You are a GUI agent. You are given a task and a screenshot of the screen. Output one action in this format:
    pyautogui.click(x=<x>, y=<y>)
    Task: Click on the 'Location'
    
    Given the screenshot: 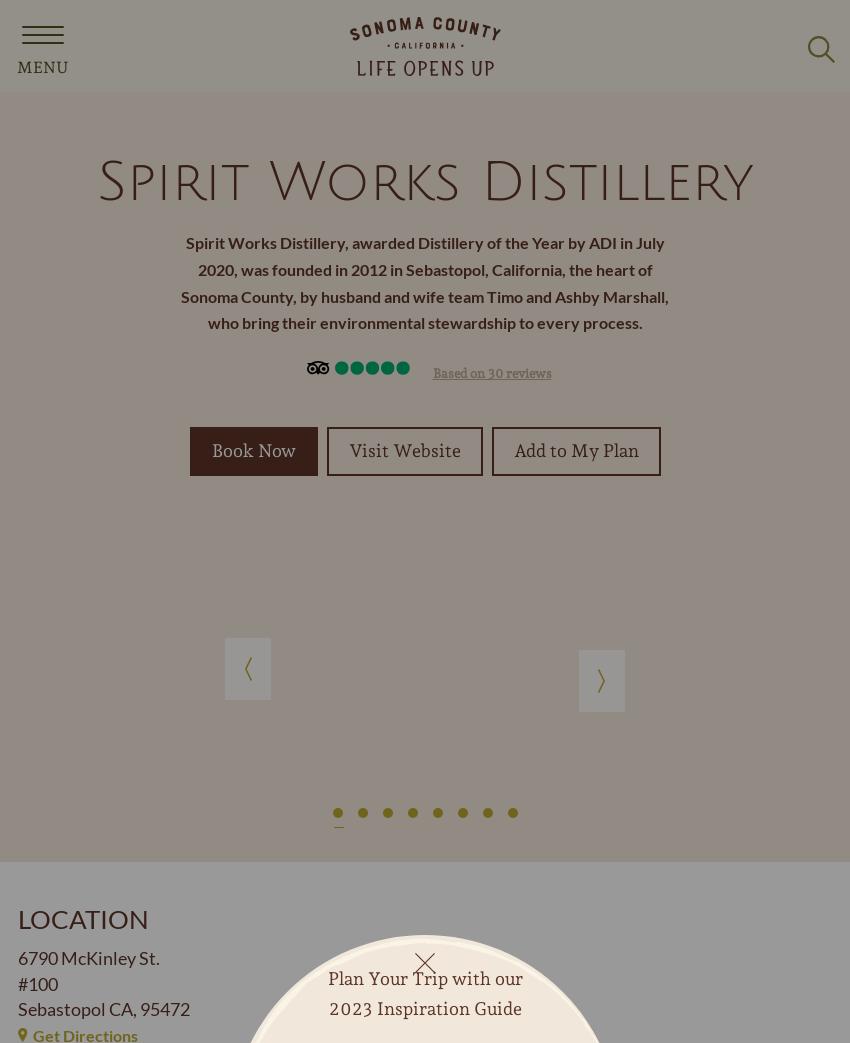 What is the action you would take?
    pyautogui.click(x=83, y=917)
    